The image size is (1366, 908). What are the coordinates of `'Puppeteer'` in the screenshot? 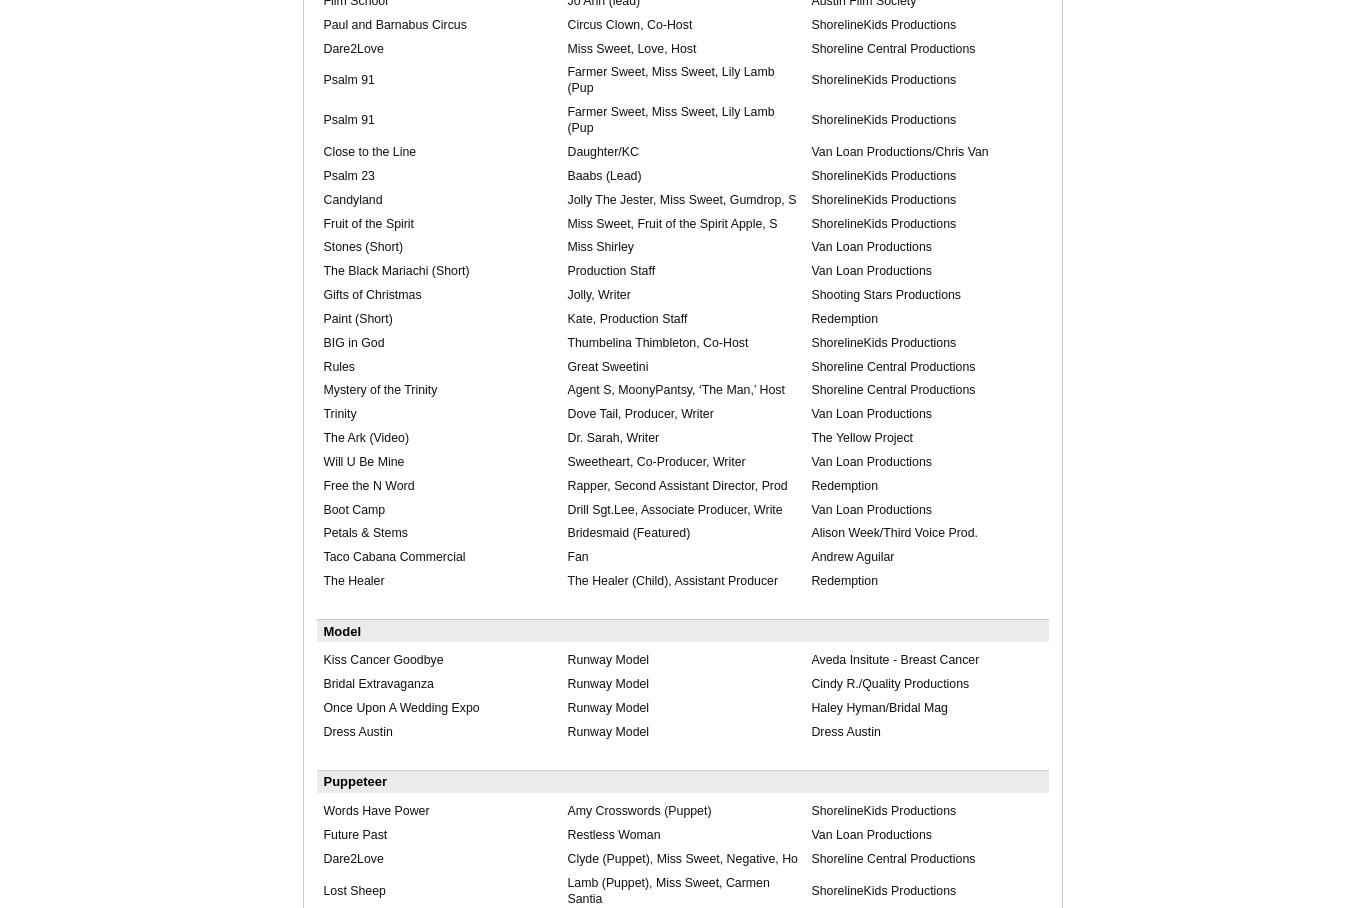 It's located at (354, 780).